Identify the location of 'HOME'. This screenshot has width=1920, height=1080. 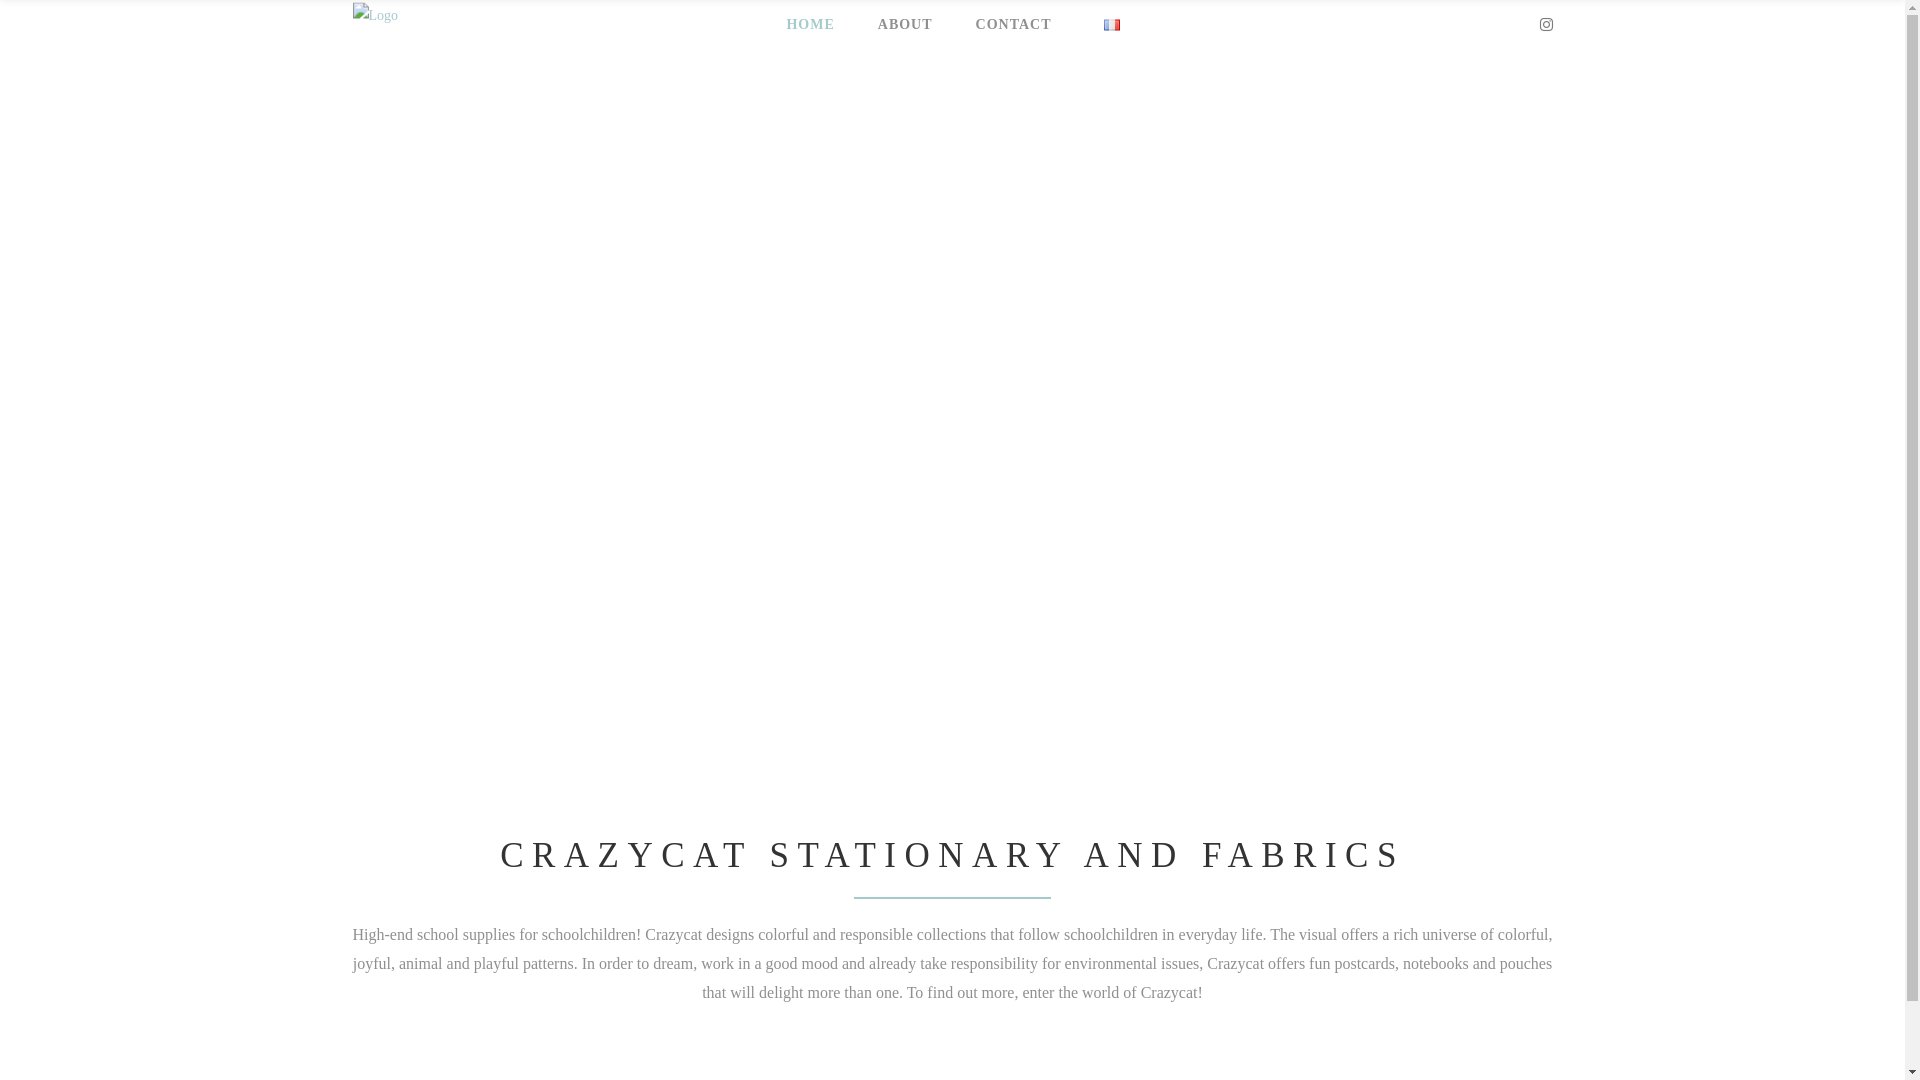
(806, 24).